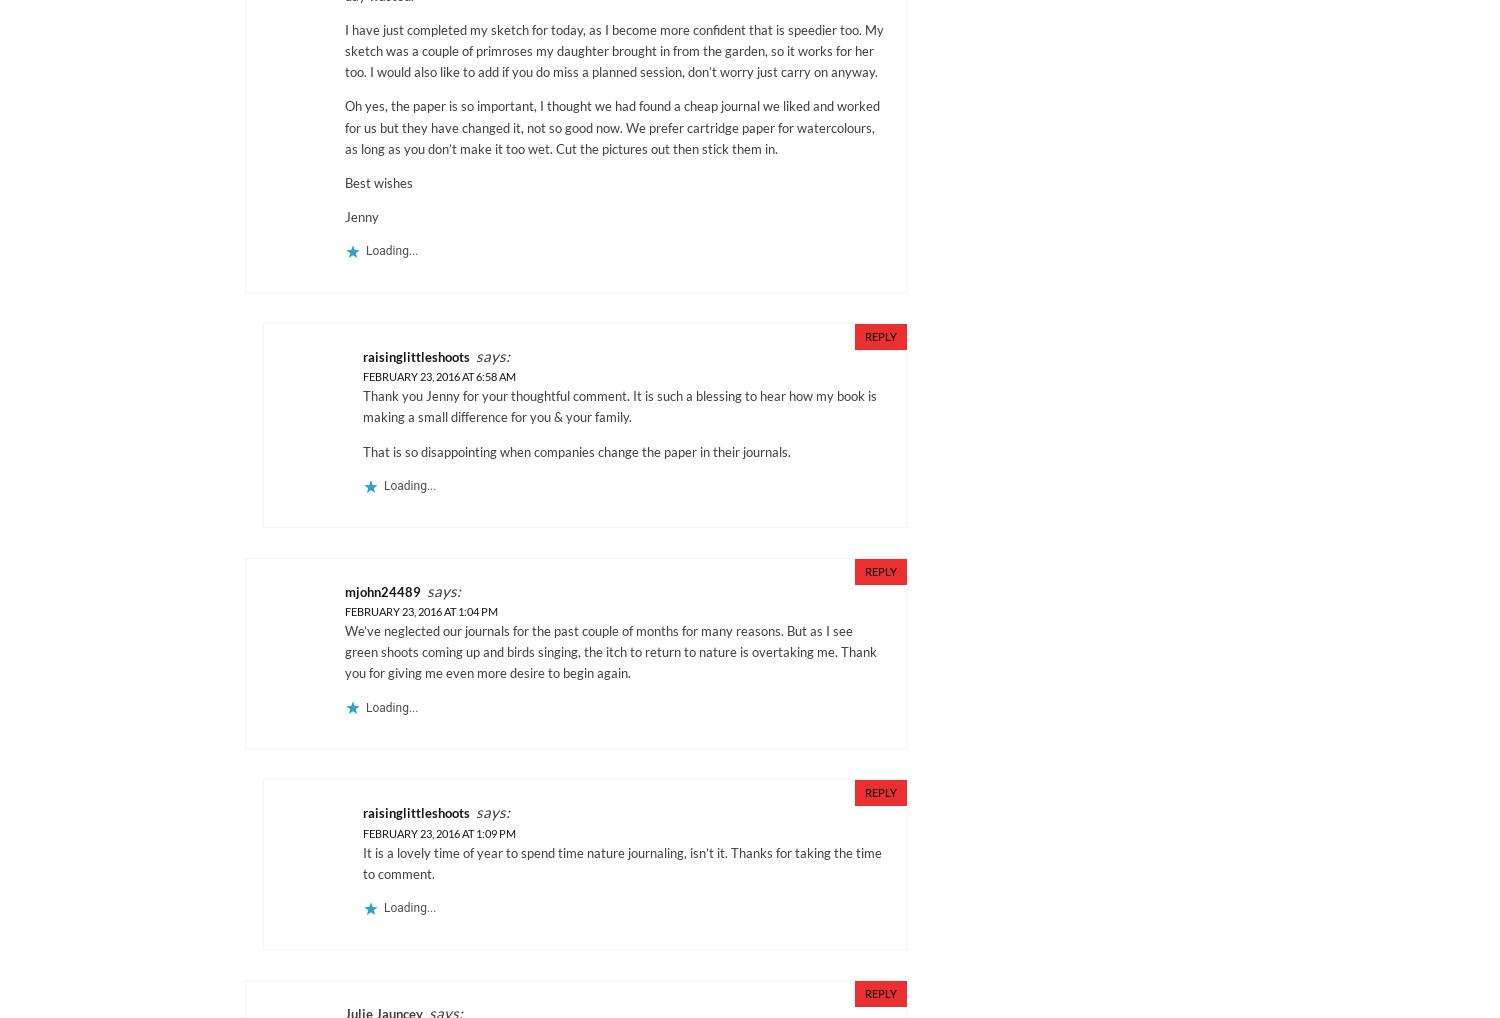  I want to click on 'February 23, 2016 at 1:04 pm', so click(421, 610).